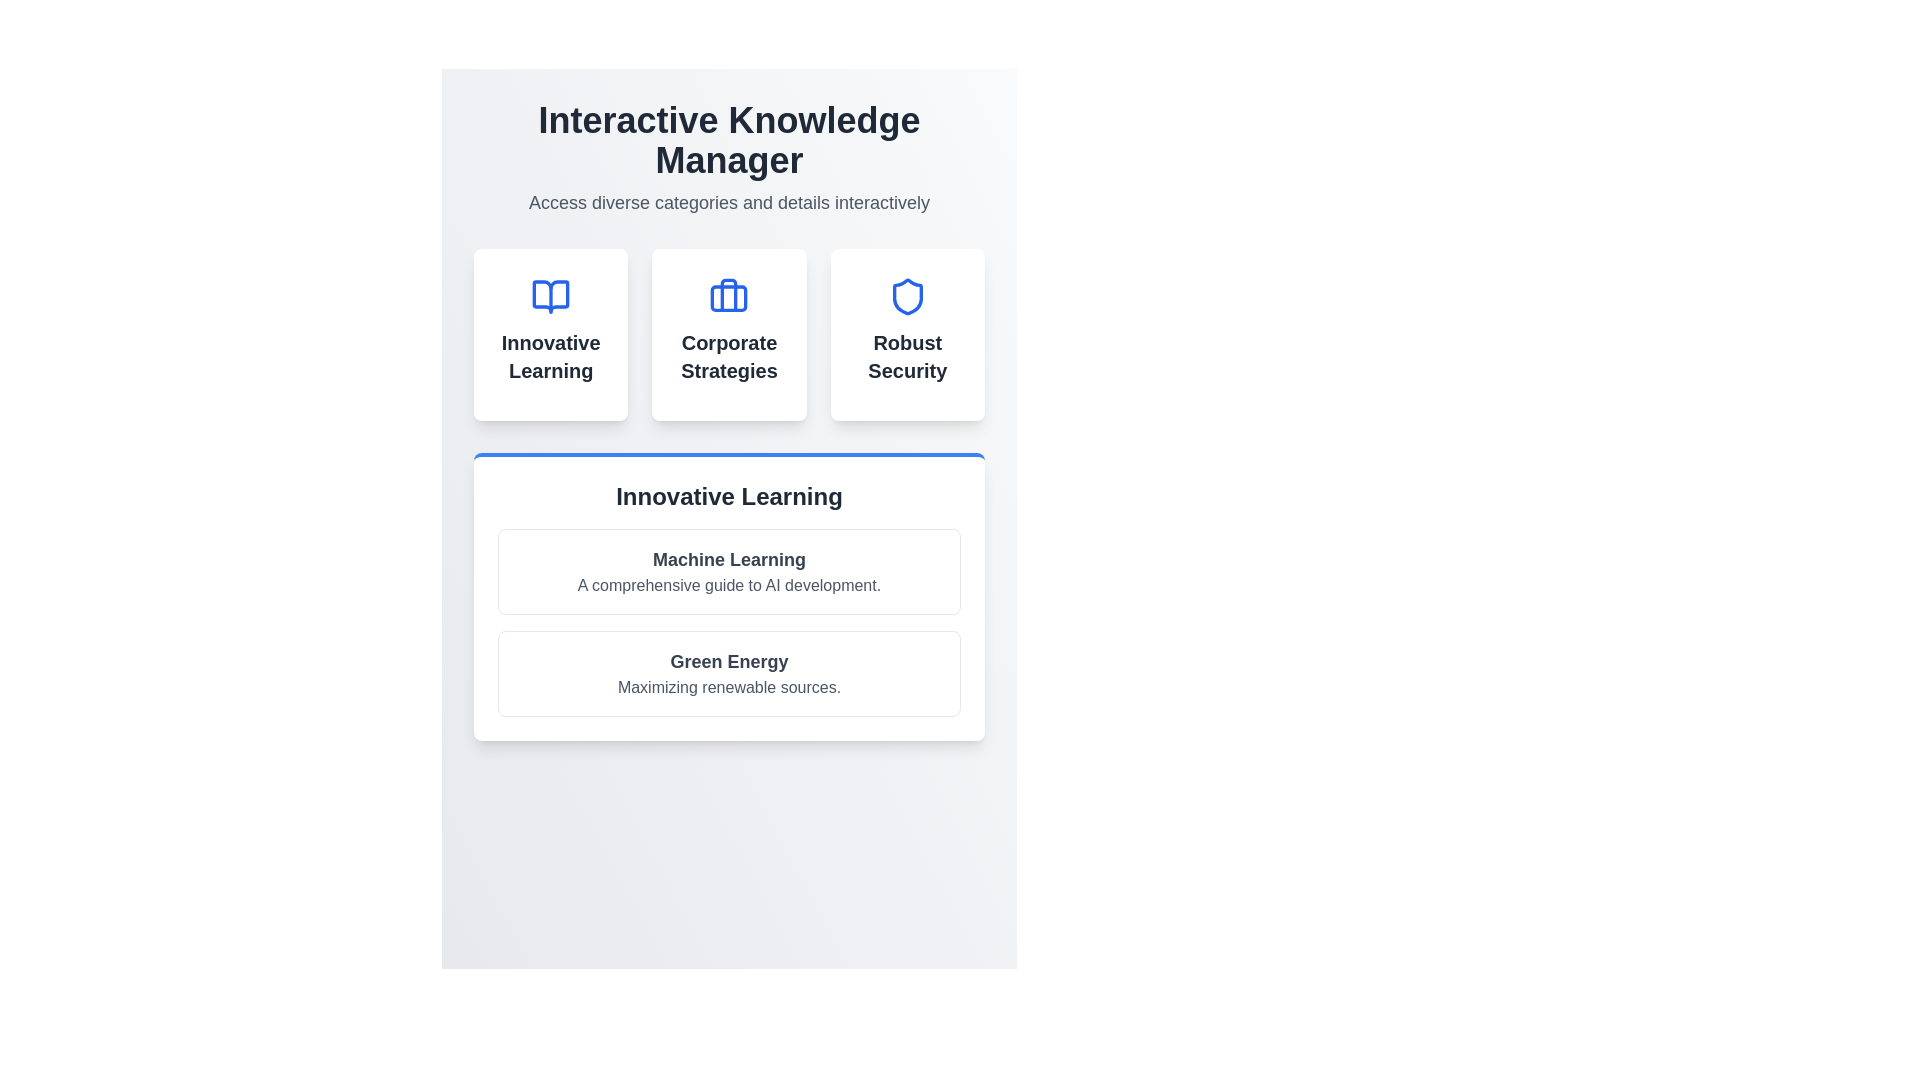 Image resolution: width=1920 pixels, height=1080 pixels. I want to click on the Category selection tile labeled 'Innovative Learning', which is a rectangular tile with rounded corners, a white background, and an icon of an open book in blue at the top, so click(551, 334).